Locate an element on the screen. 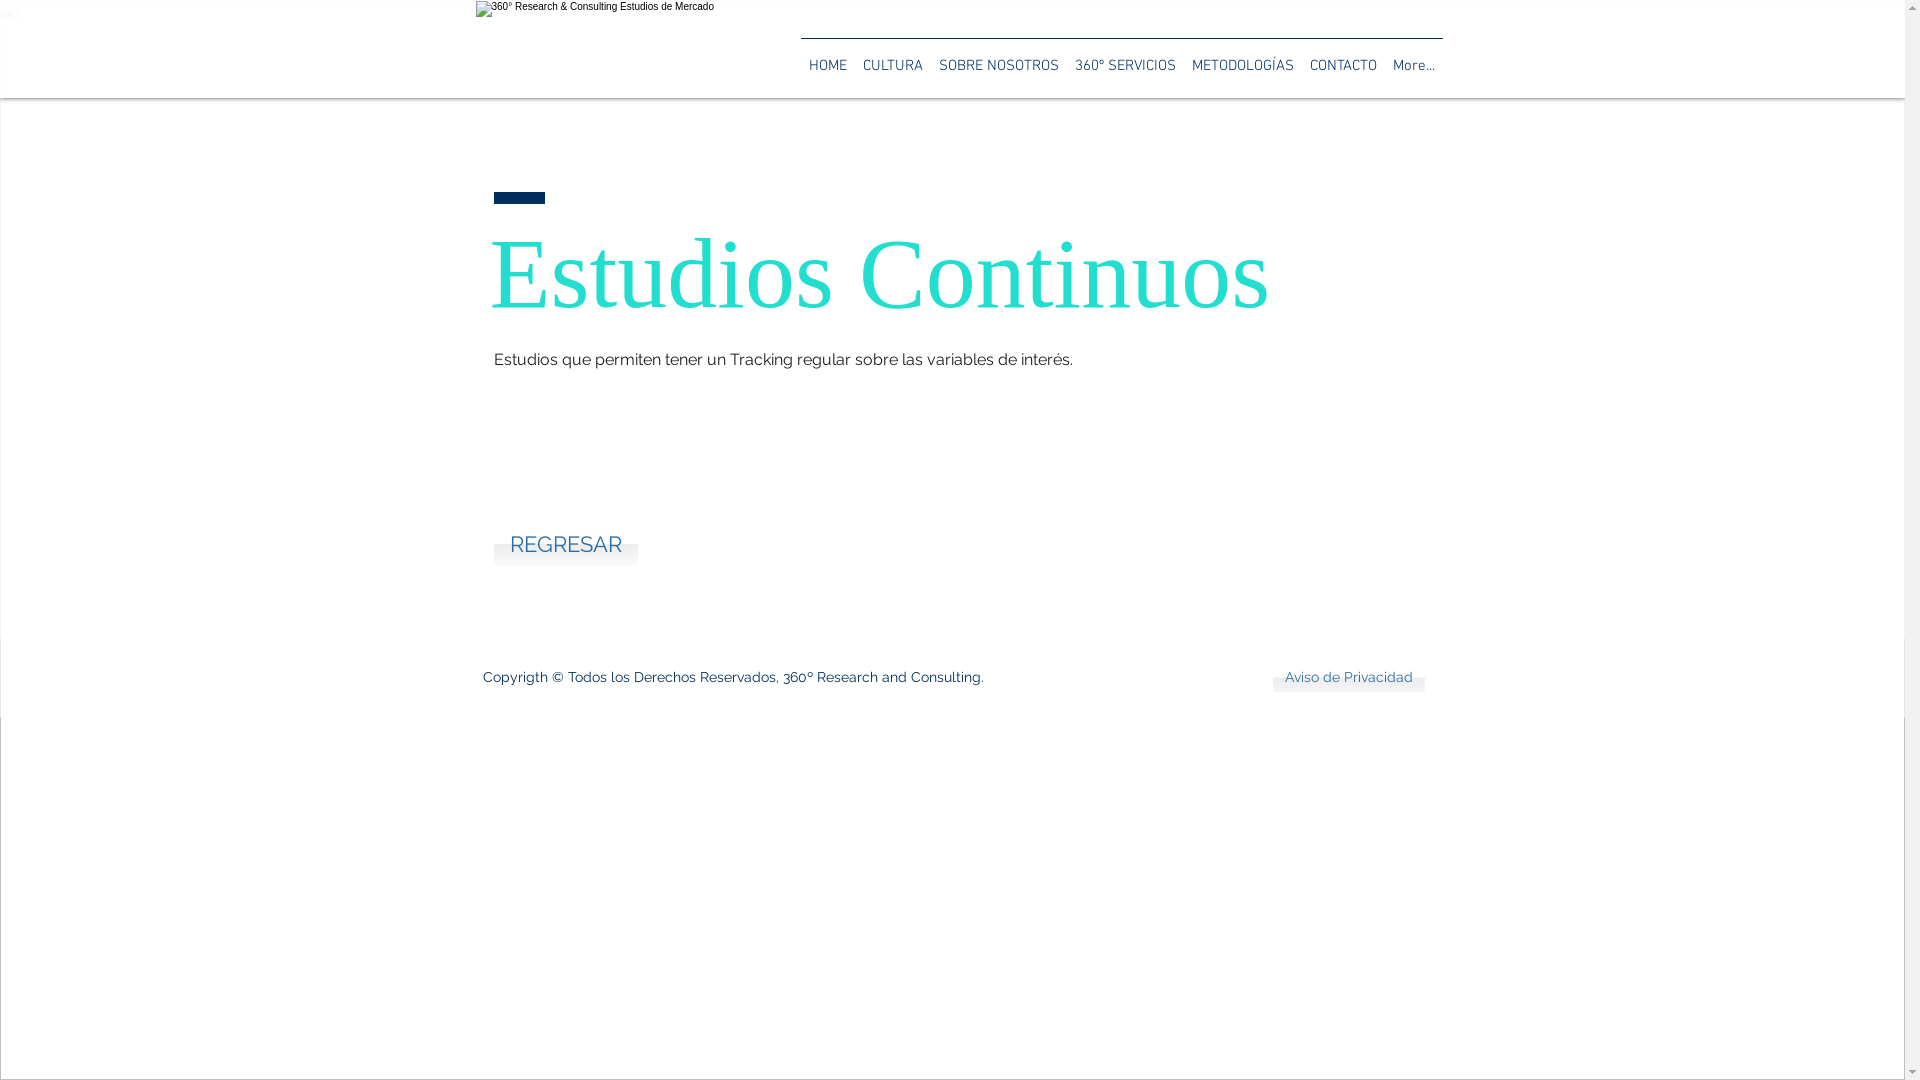  'HOME' is located at coordinates (826, 56).